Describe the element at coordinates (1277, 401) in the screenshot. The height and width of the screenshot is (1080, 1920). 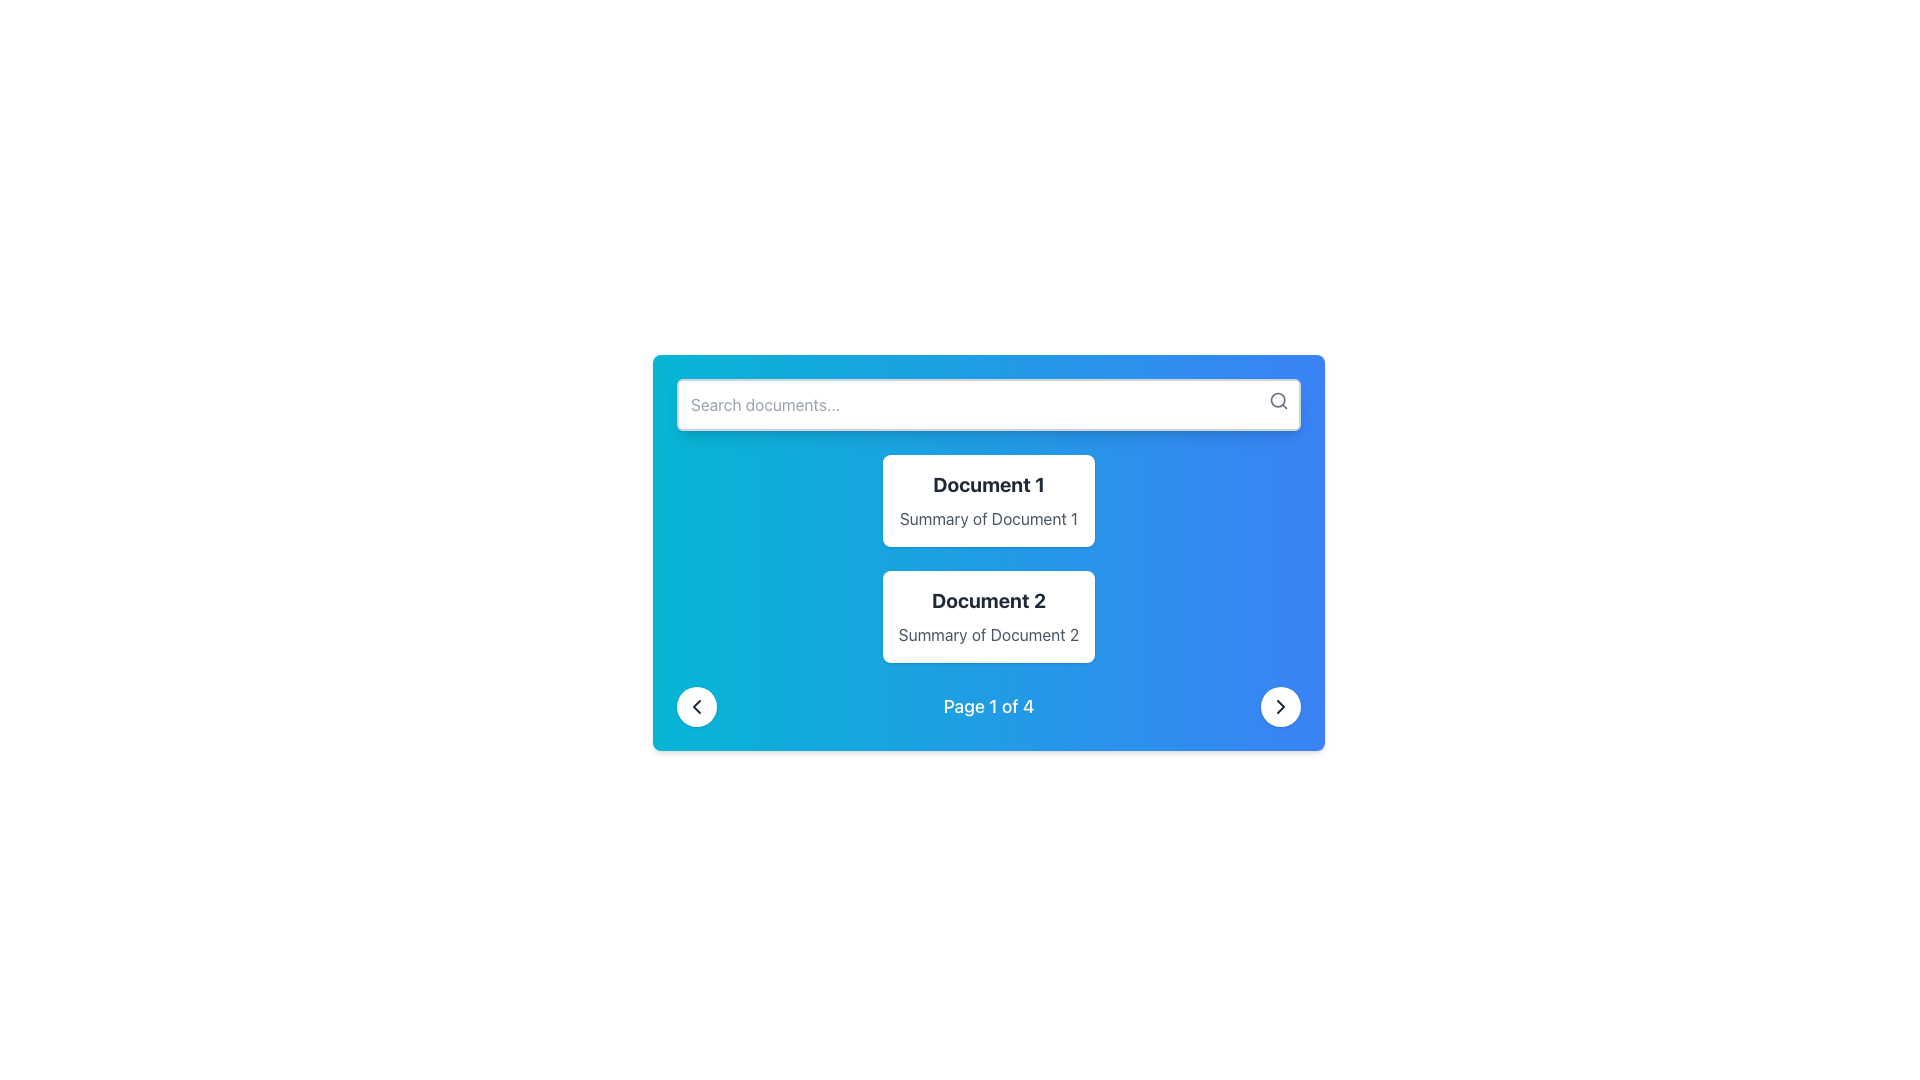
I see `the magnifying glass icon located at the top-right corner of the 'Search documents...' input field` at that location.